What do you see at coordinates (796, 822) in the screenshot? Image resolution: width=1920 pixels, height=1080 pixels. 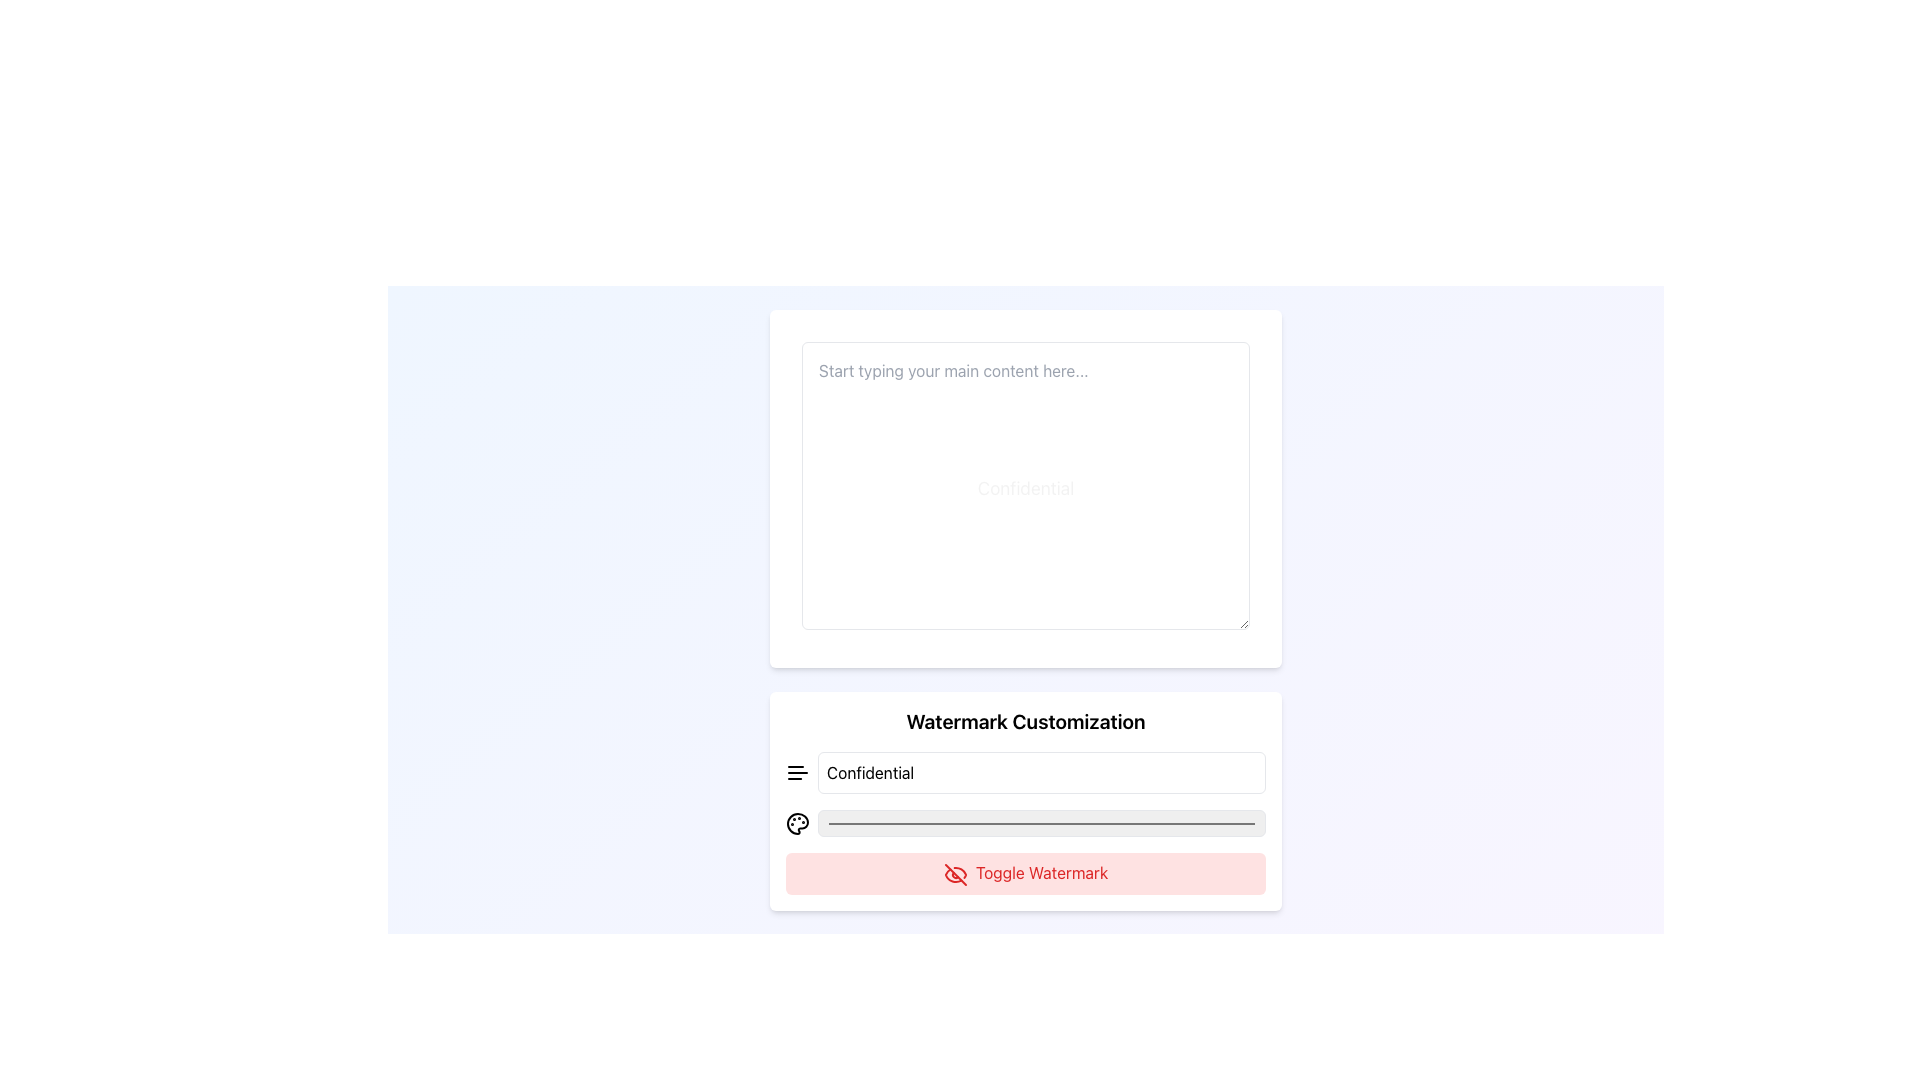 I see `the decorative icon or SVG graphic located in the top-left corner of the 'Watermark Customization' panel, which indicates color or design customization` at bounding box center [796, 822].